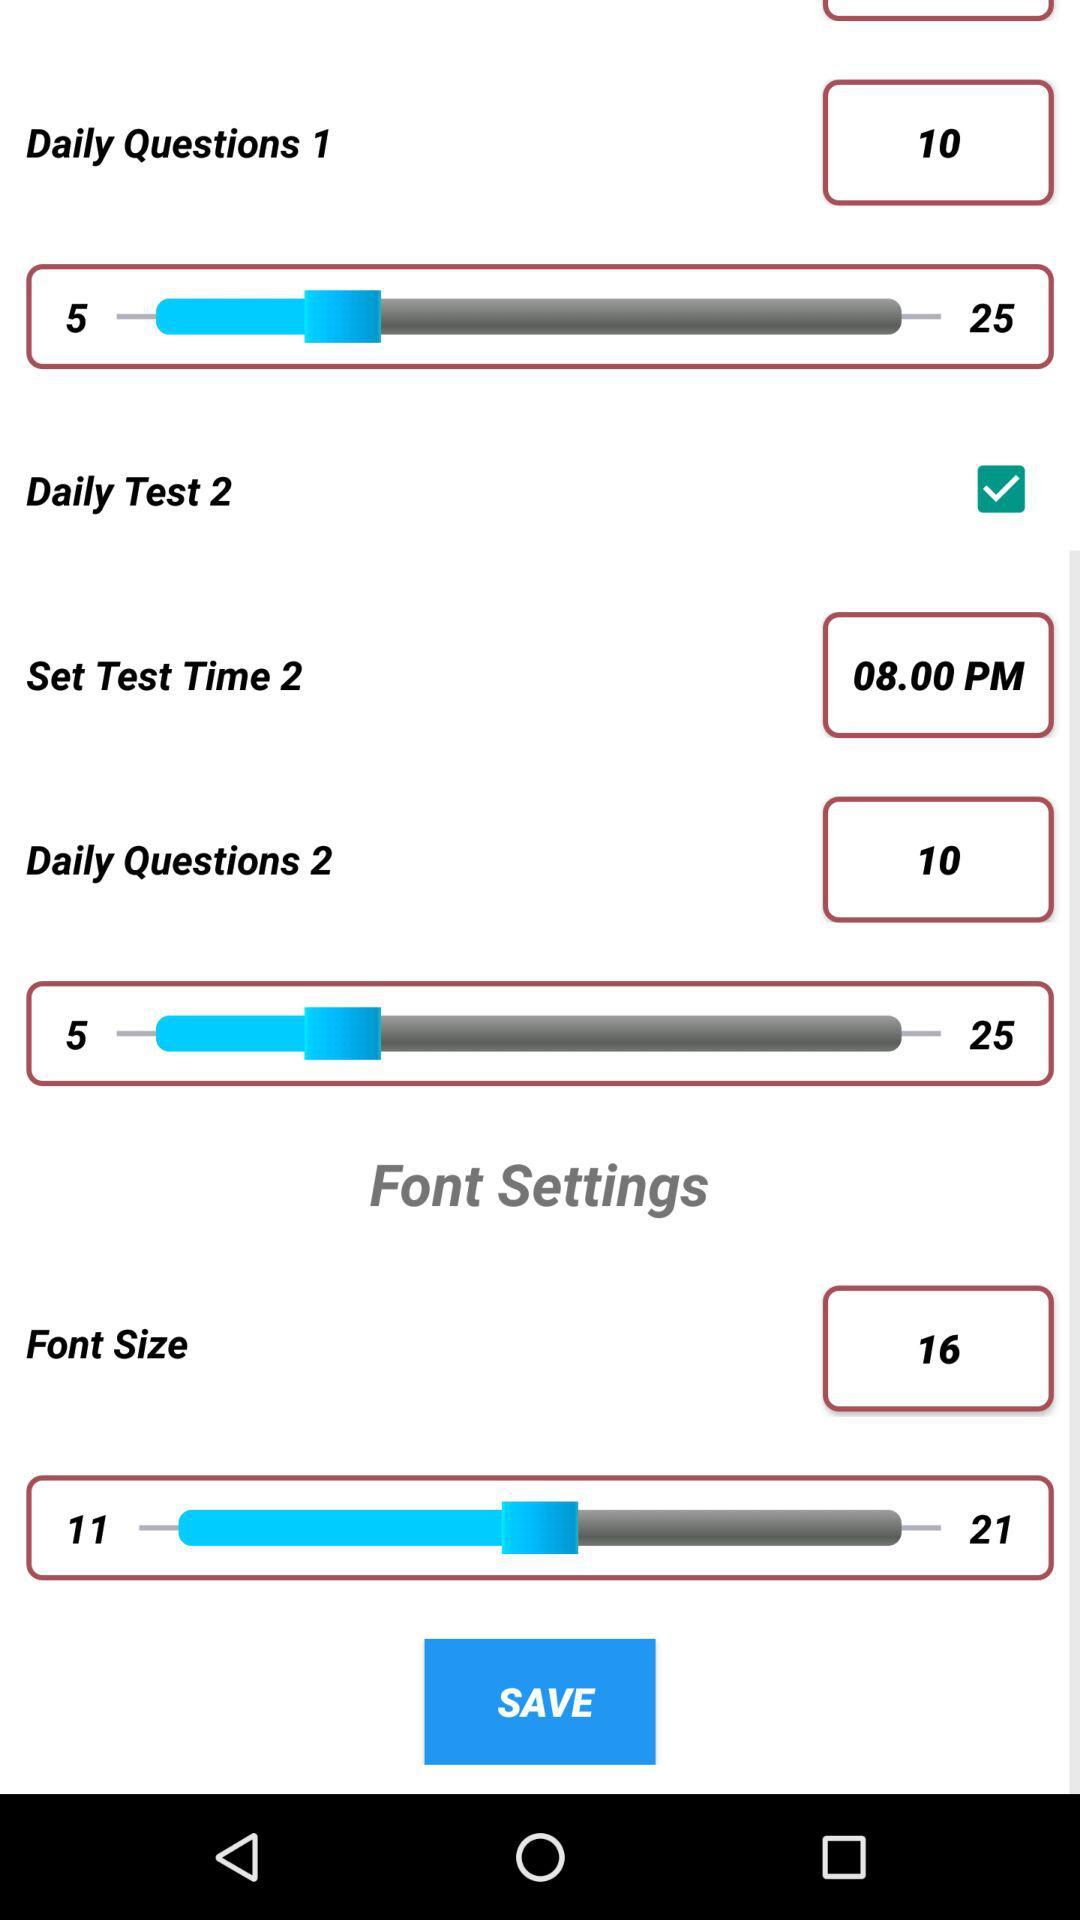  I want to click on the item next to the 16 icon, so click(423, 1342).